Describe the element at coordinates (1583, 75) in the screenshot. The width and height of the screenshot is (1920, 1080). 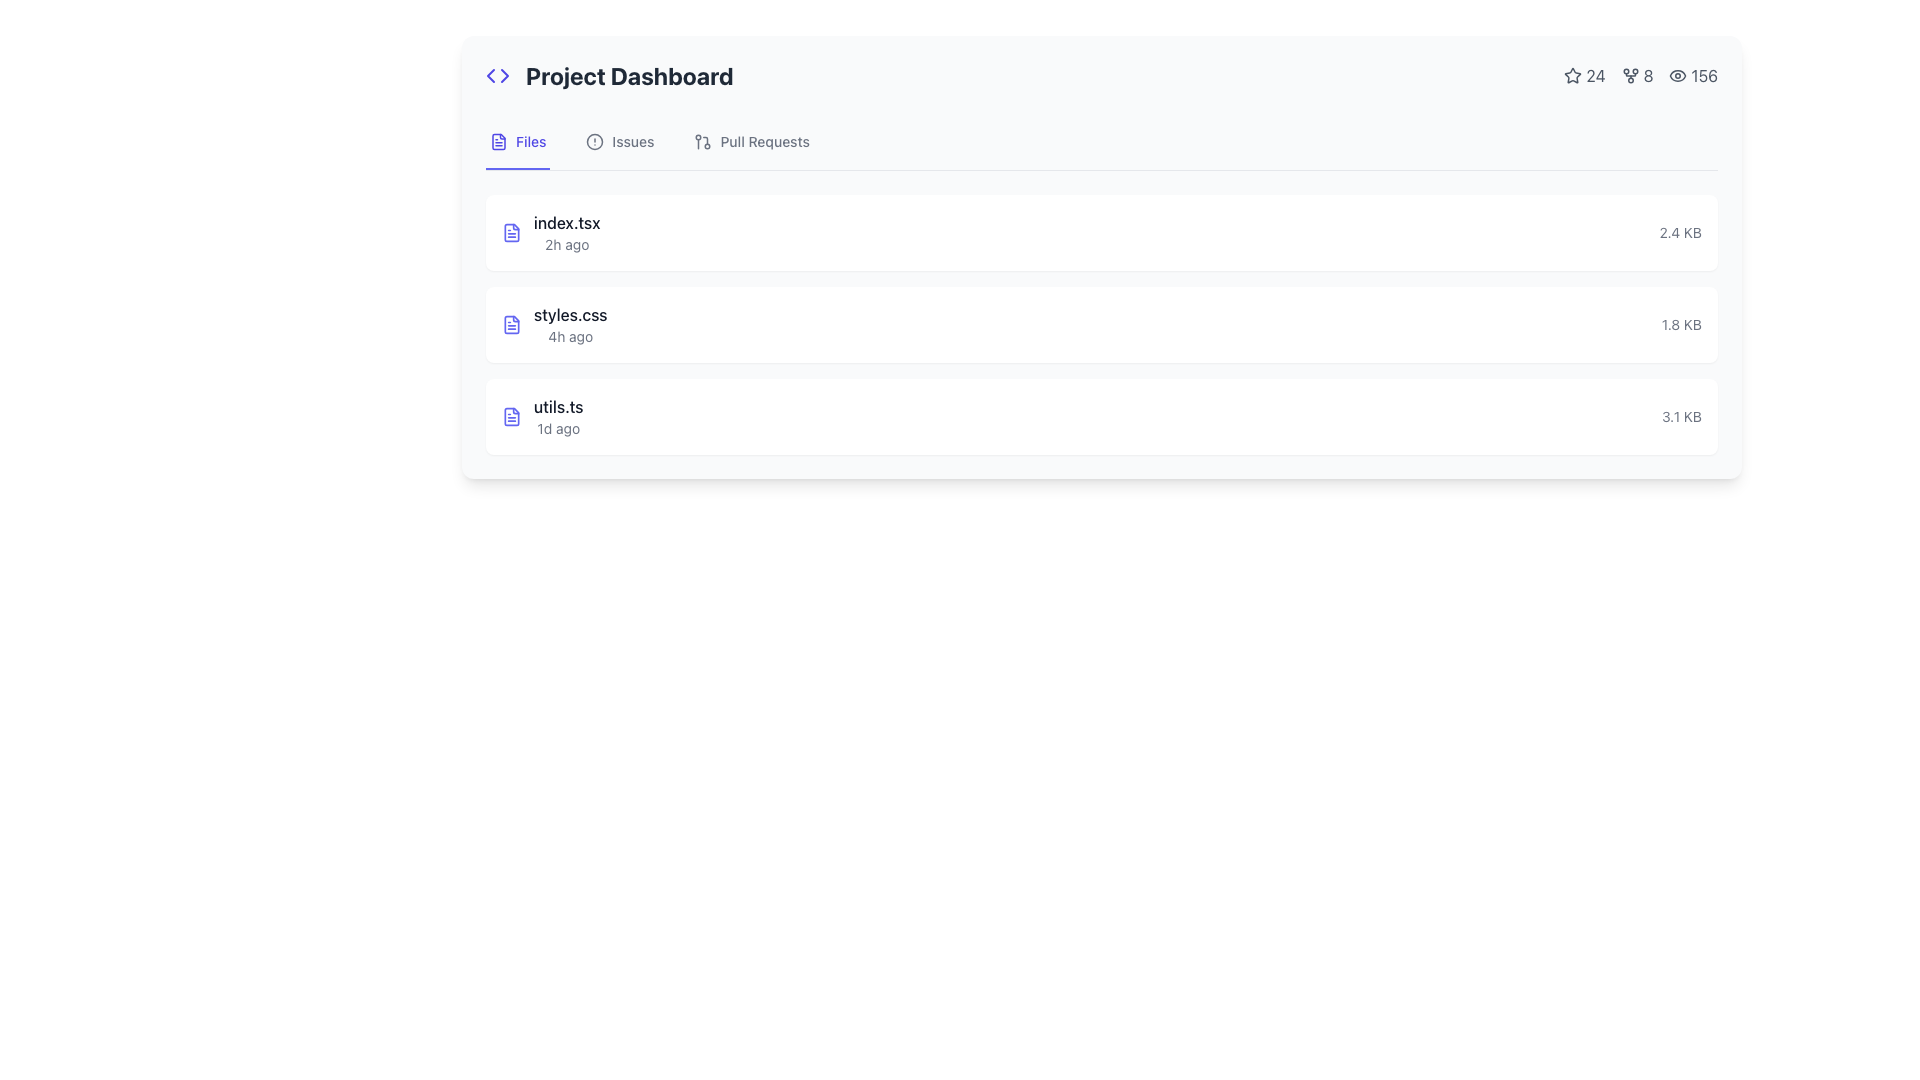
I see `the text label displaying the number '24', located in the upper-right corner of the interface, adjacent to a star icon` at that location.